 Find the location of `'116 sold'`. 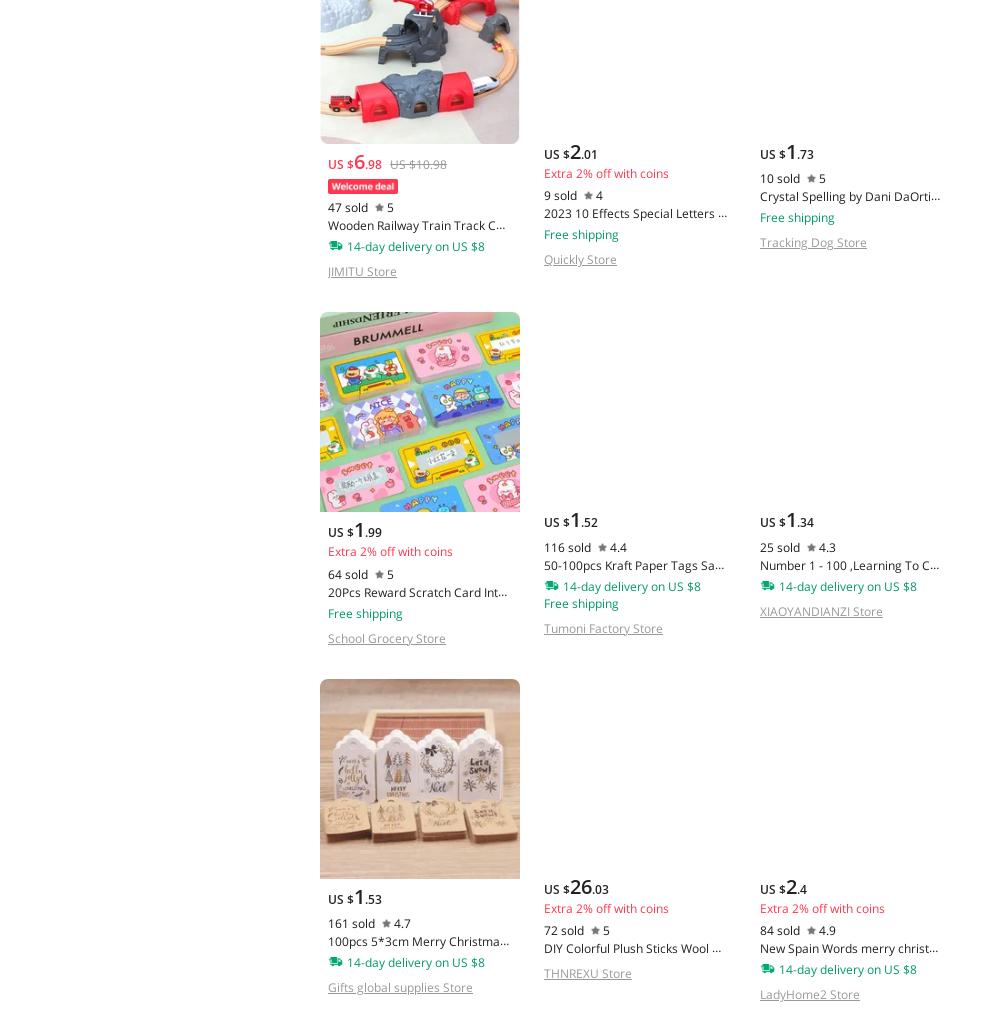

'116 sold' is located at coordinates (565, 546).